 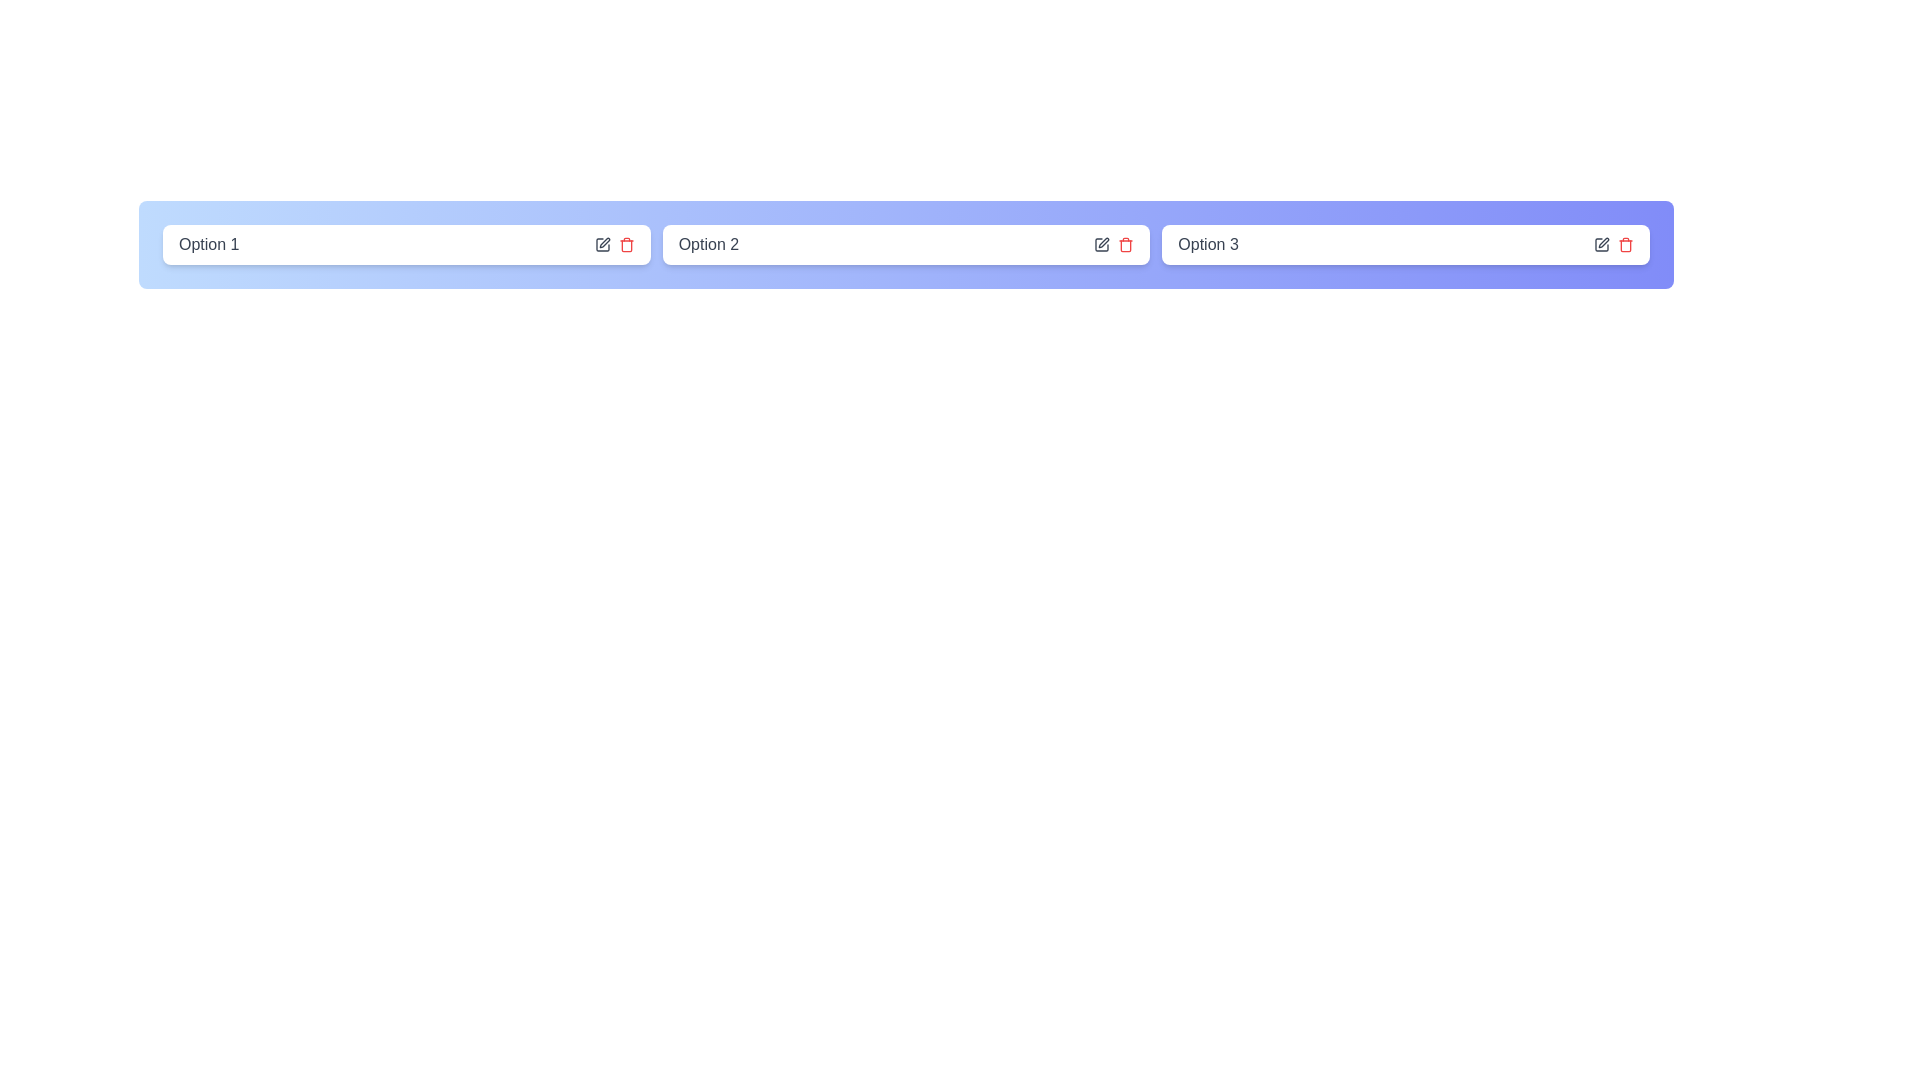 What do you see at coordinates (1126, 244) in the screenshot?
I see `the trash icon of the chip labeled Option 2 to delete it` at bounding box center [1126, 244].